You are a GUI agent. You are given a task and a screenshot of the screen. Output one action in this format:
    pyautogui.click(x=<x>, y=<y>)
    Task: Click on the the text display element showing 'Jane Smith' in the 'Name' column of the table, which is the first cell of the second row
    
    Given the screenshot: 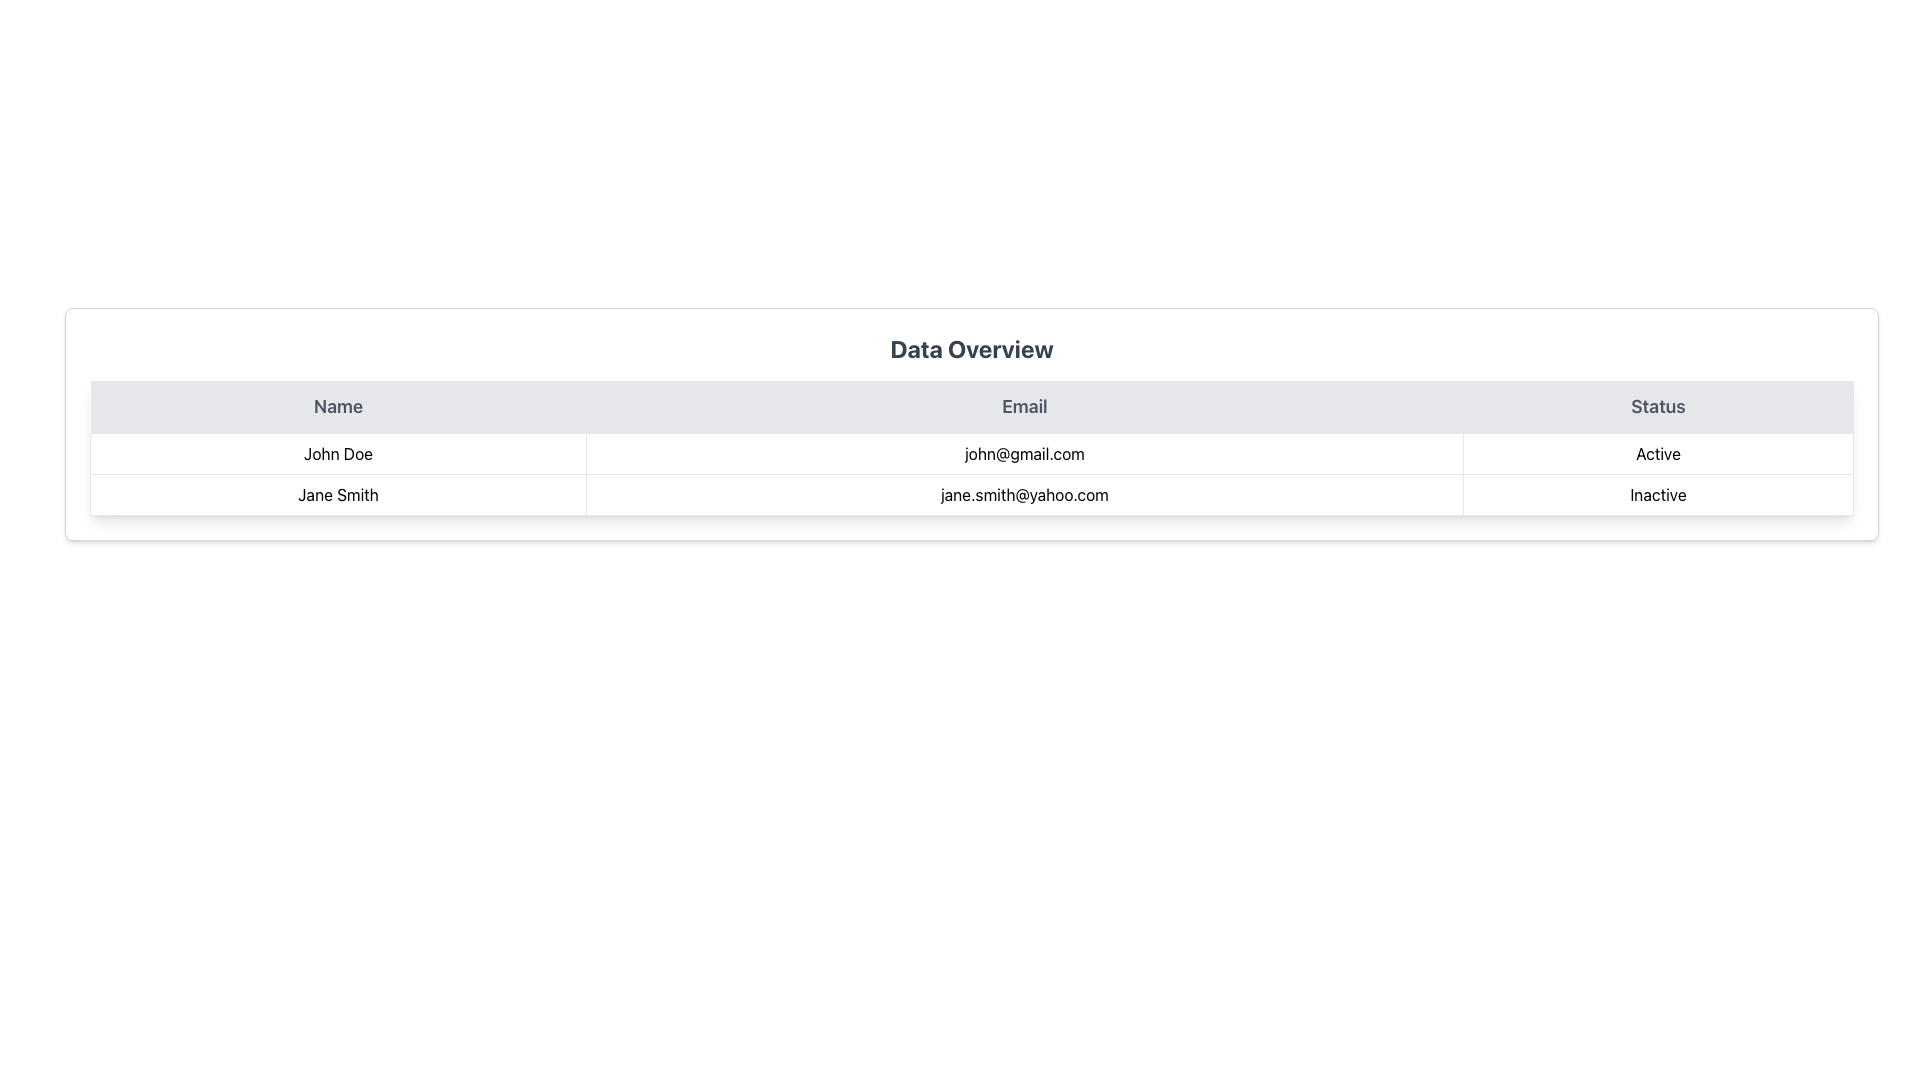 What is the action you would take?
    pyautogui.click(x=338, y=494)
    